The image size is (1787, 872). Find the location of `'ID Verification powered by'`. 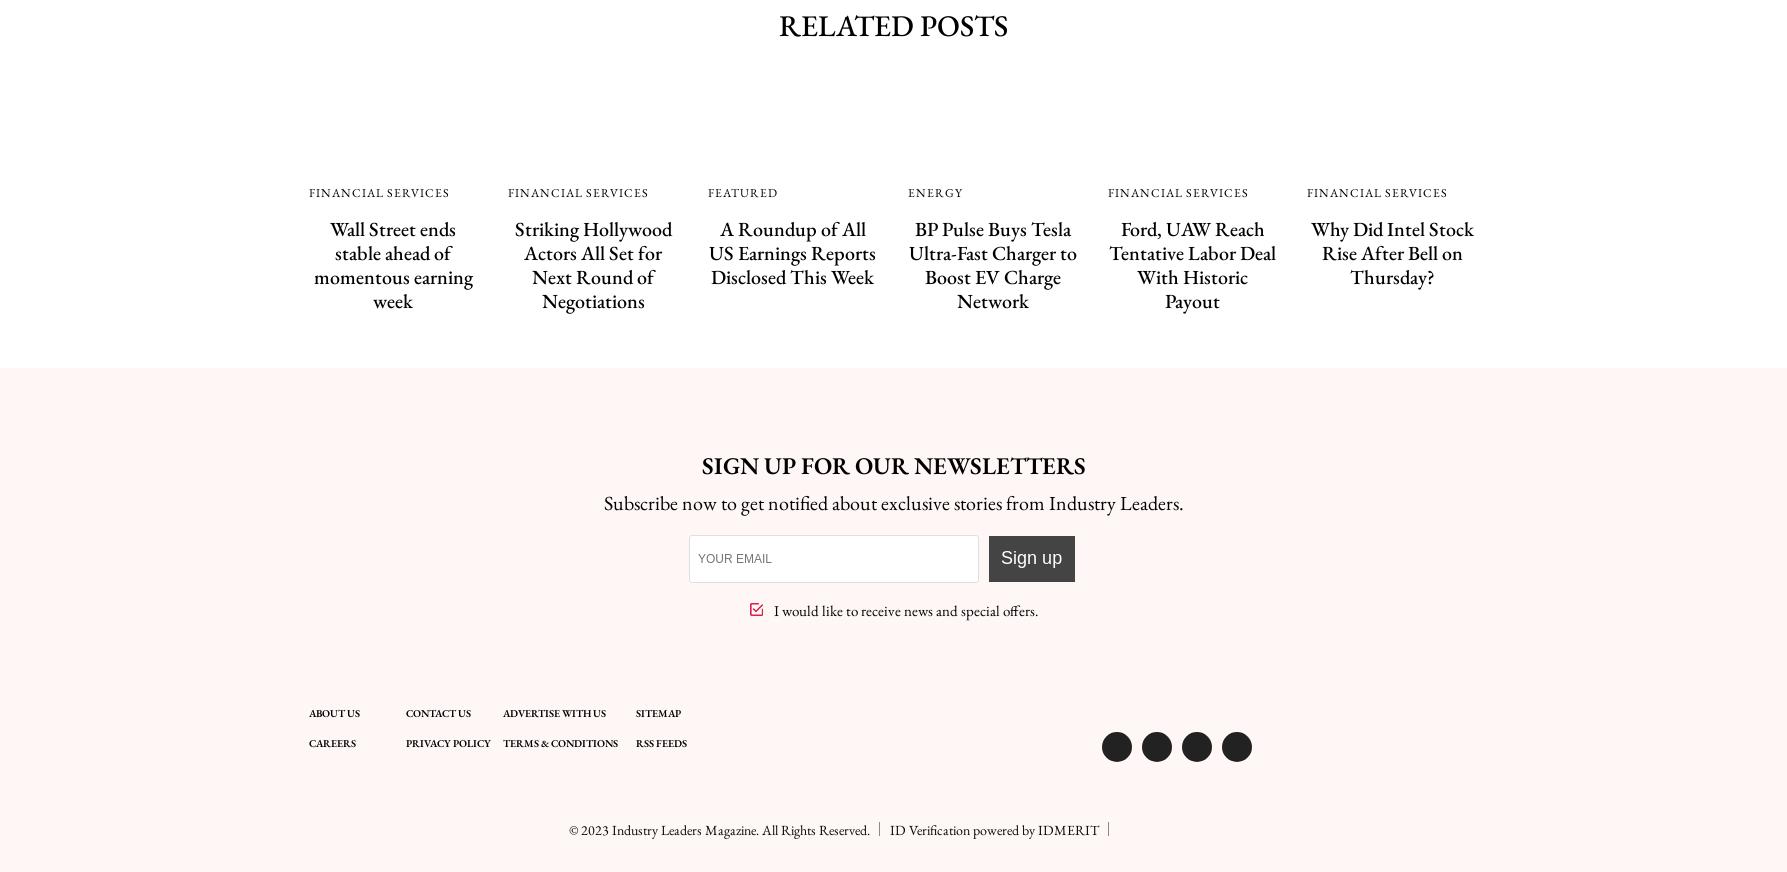

'ID Verification powered by' is located at coordinates (962, 829).